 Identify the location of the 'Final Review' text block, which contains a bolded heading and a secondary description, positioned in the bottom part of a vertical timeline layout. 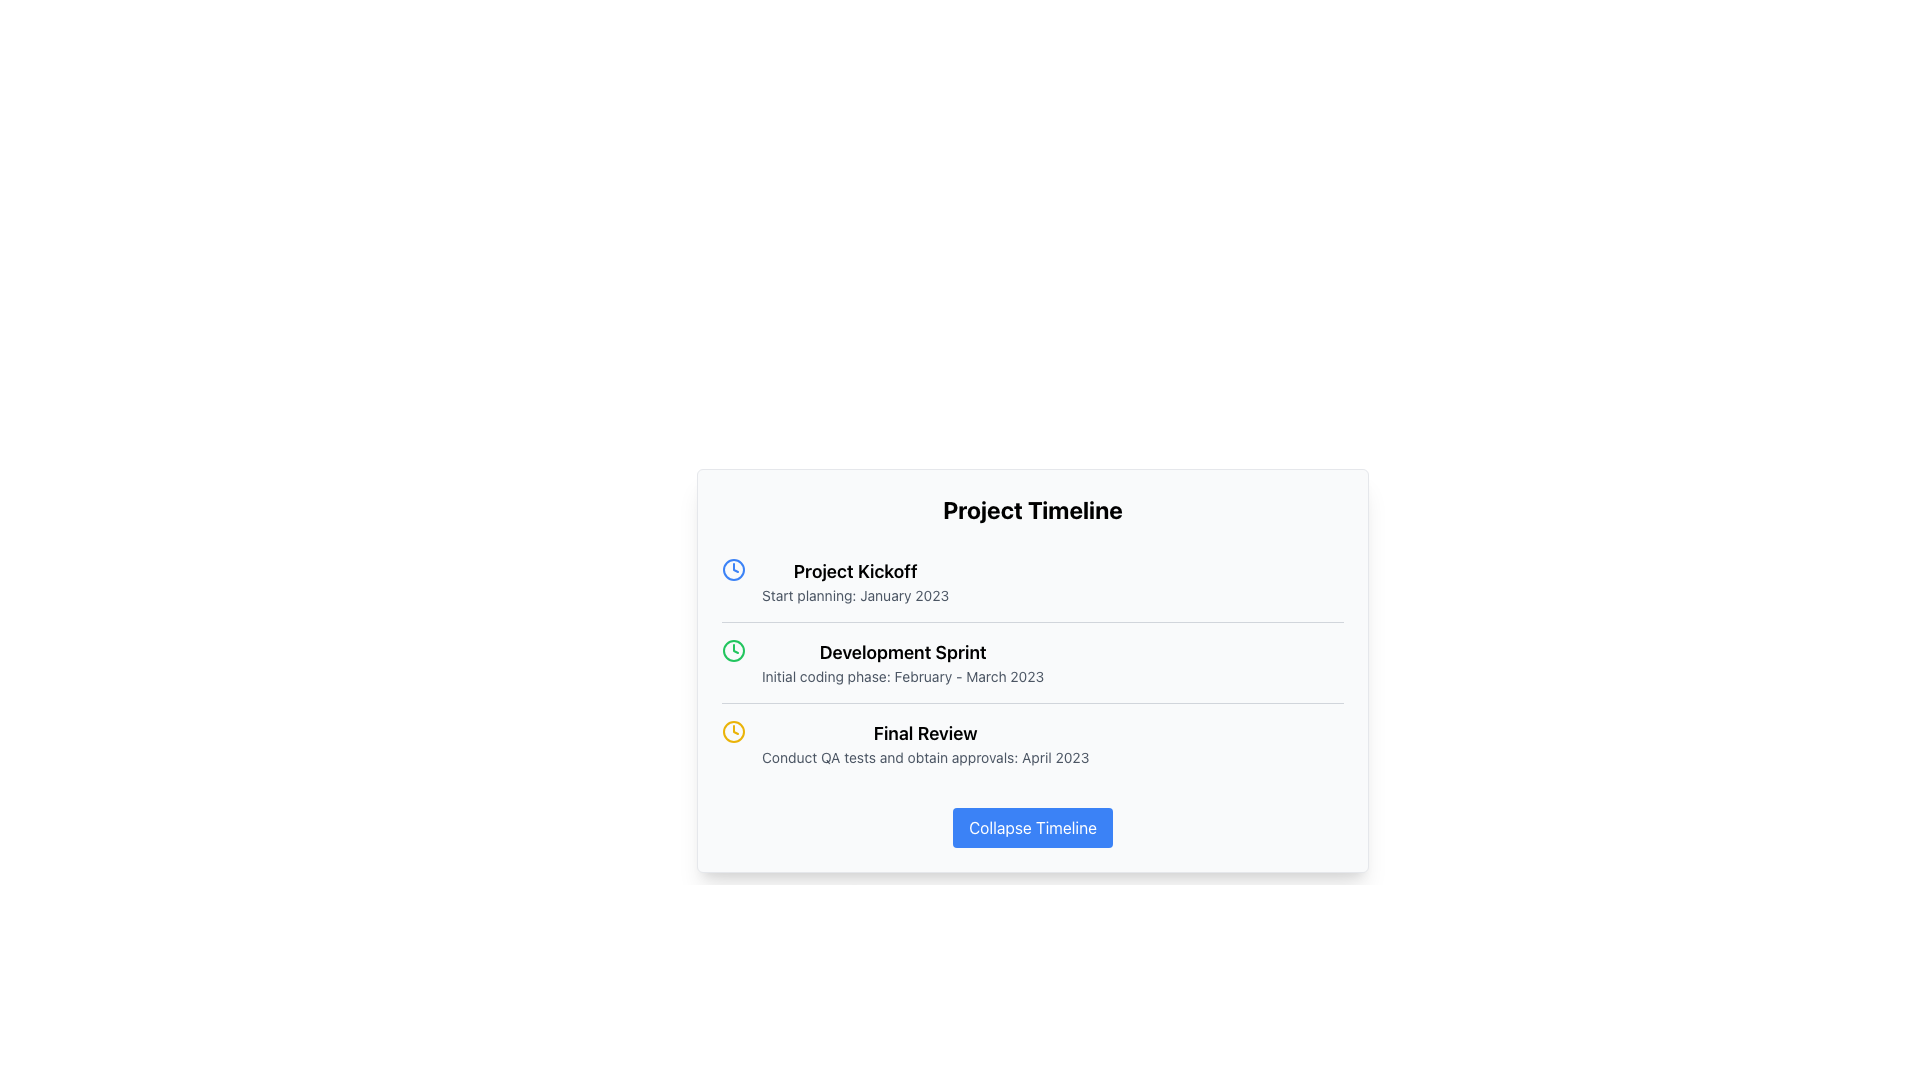
(924, 744).